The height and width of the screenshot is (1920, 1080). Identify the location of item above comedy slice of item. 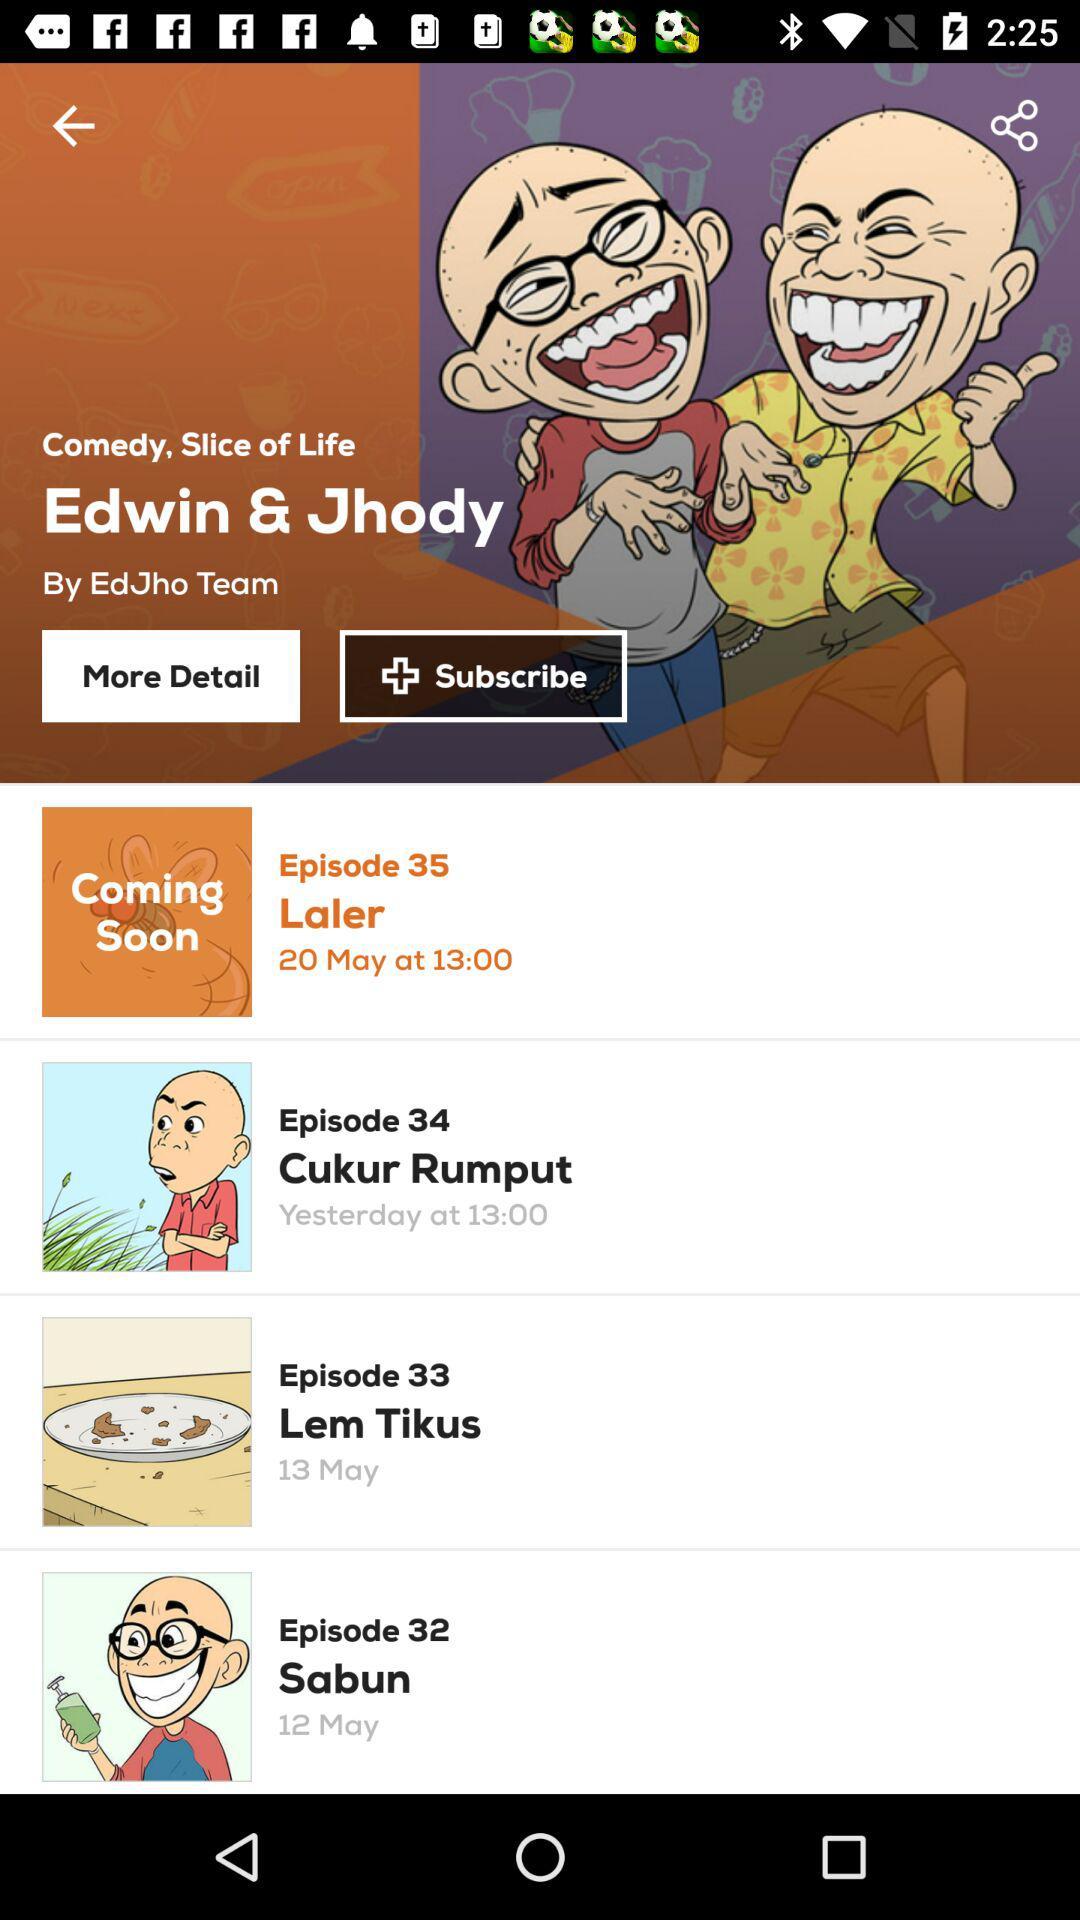
(72, 124).